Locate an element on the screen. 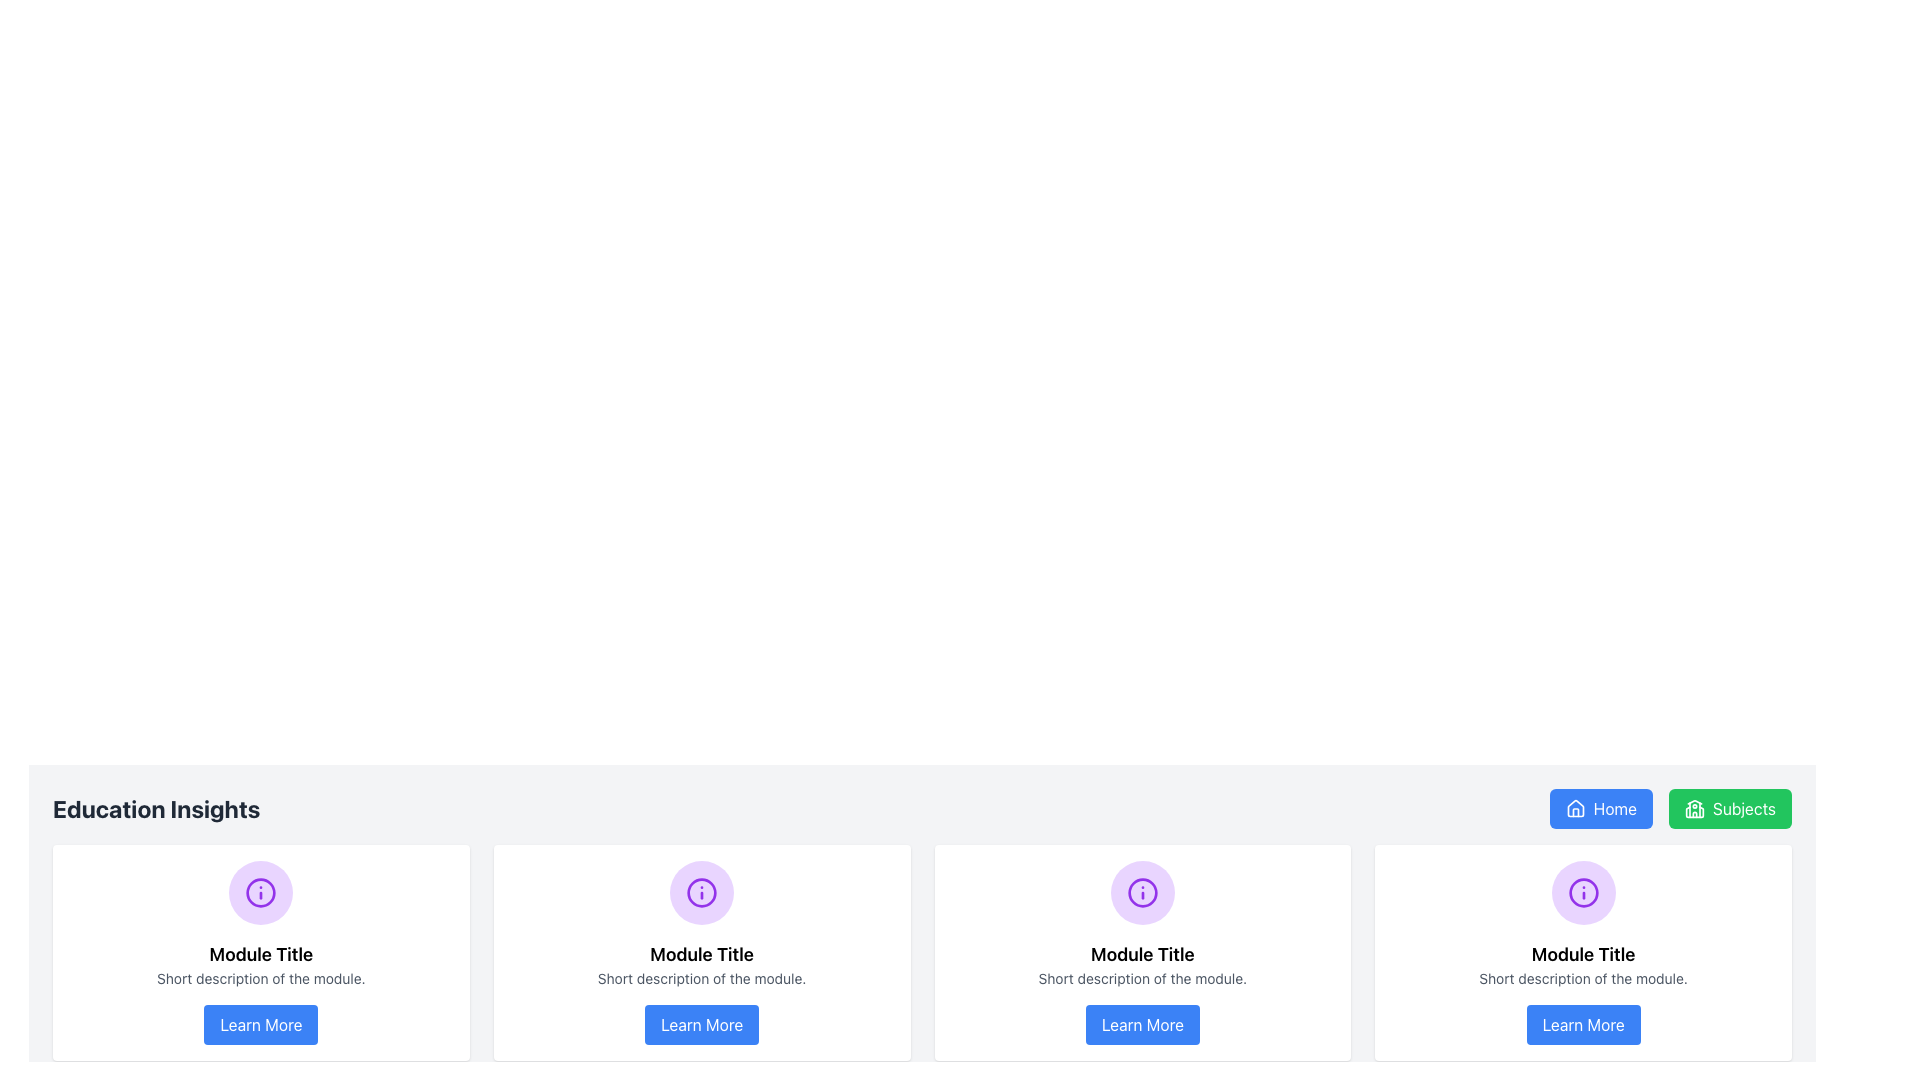  the circular purple icon with an 'i' symbol is located at coordinates (260, 892).